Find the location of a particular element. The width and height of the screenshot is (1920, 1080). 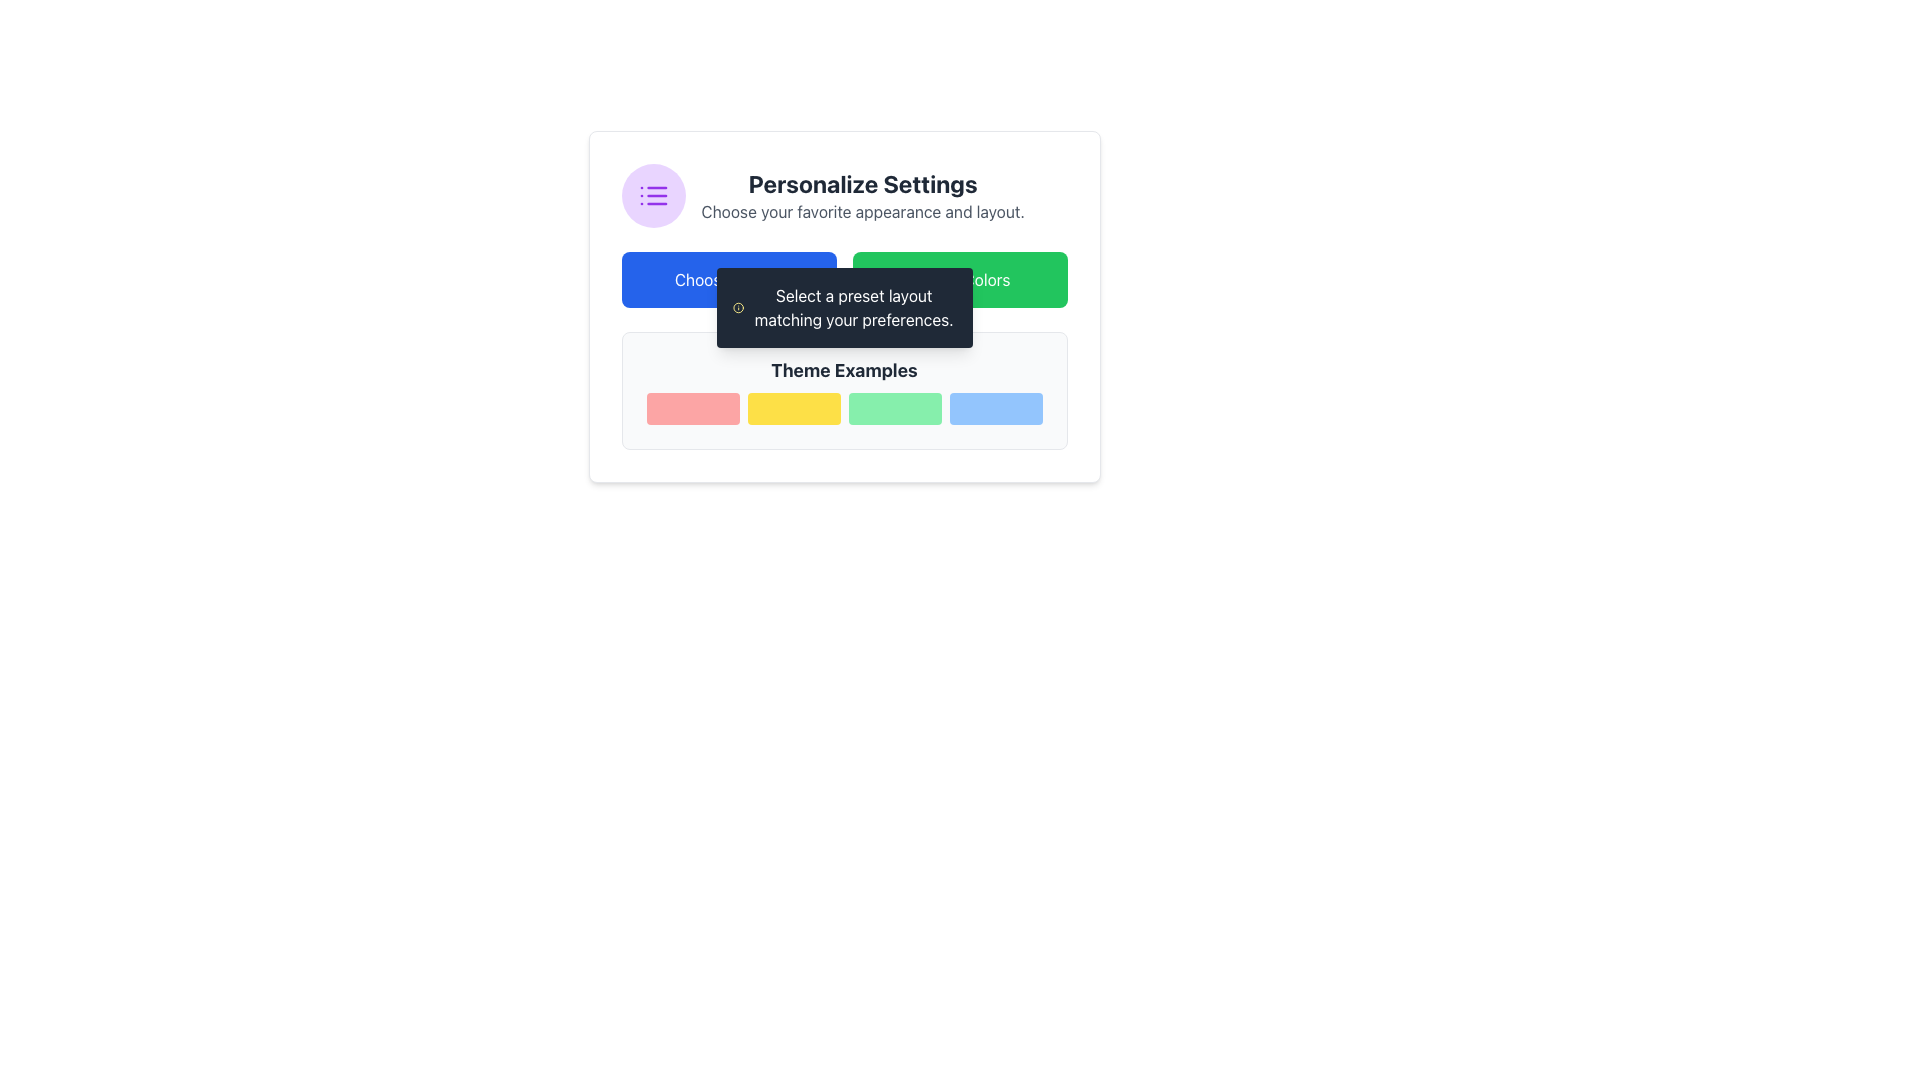

the first colored block in the 'Theme Examples' section, which is the leftmost block in a row of four blocks (colored red), adjacent to yellow, green, and blue blocks is located at coordinates (692, 407).